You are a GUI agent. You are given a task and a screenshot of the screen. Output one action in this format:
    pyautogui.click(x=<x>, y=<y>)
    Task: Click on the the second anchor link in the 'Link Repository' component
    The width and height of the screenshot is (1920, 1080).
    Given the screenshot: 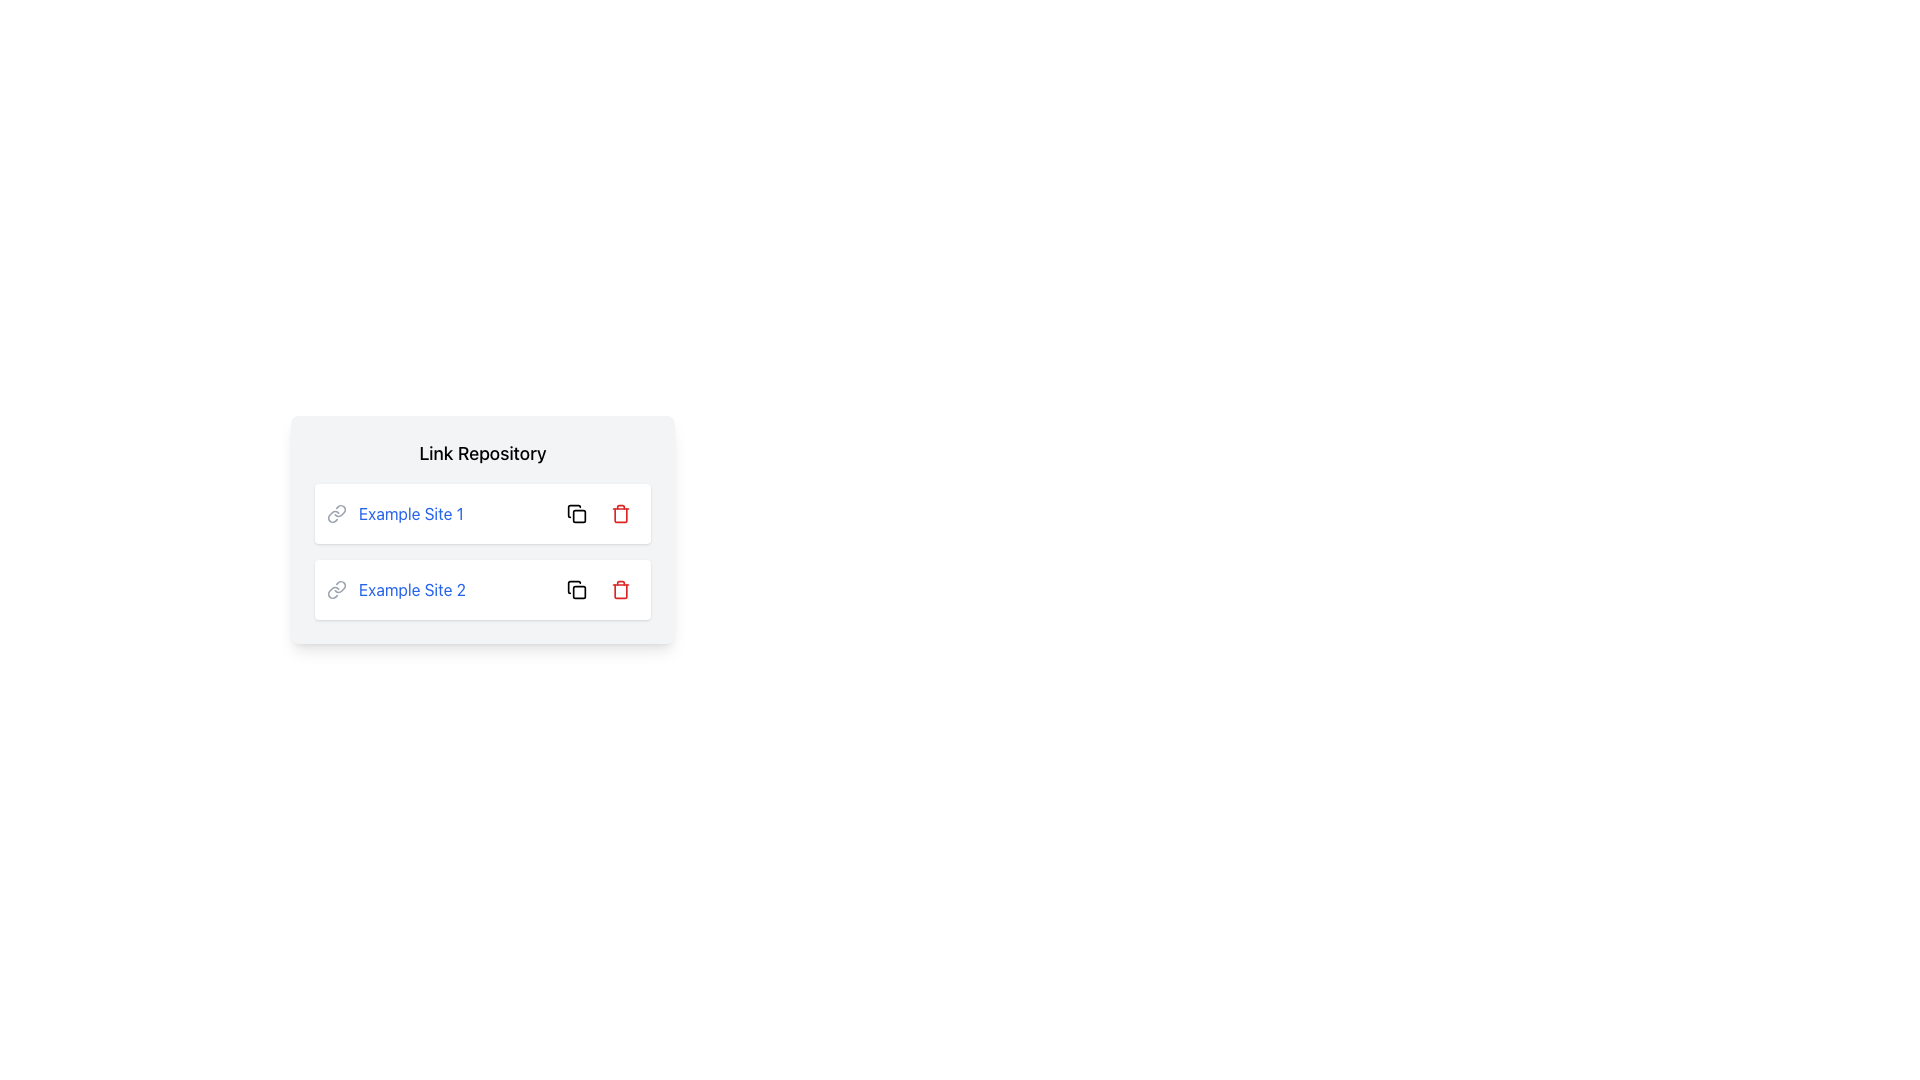 What is the action you would take?
    pyautogui.click(x=411, y=589)
    